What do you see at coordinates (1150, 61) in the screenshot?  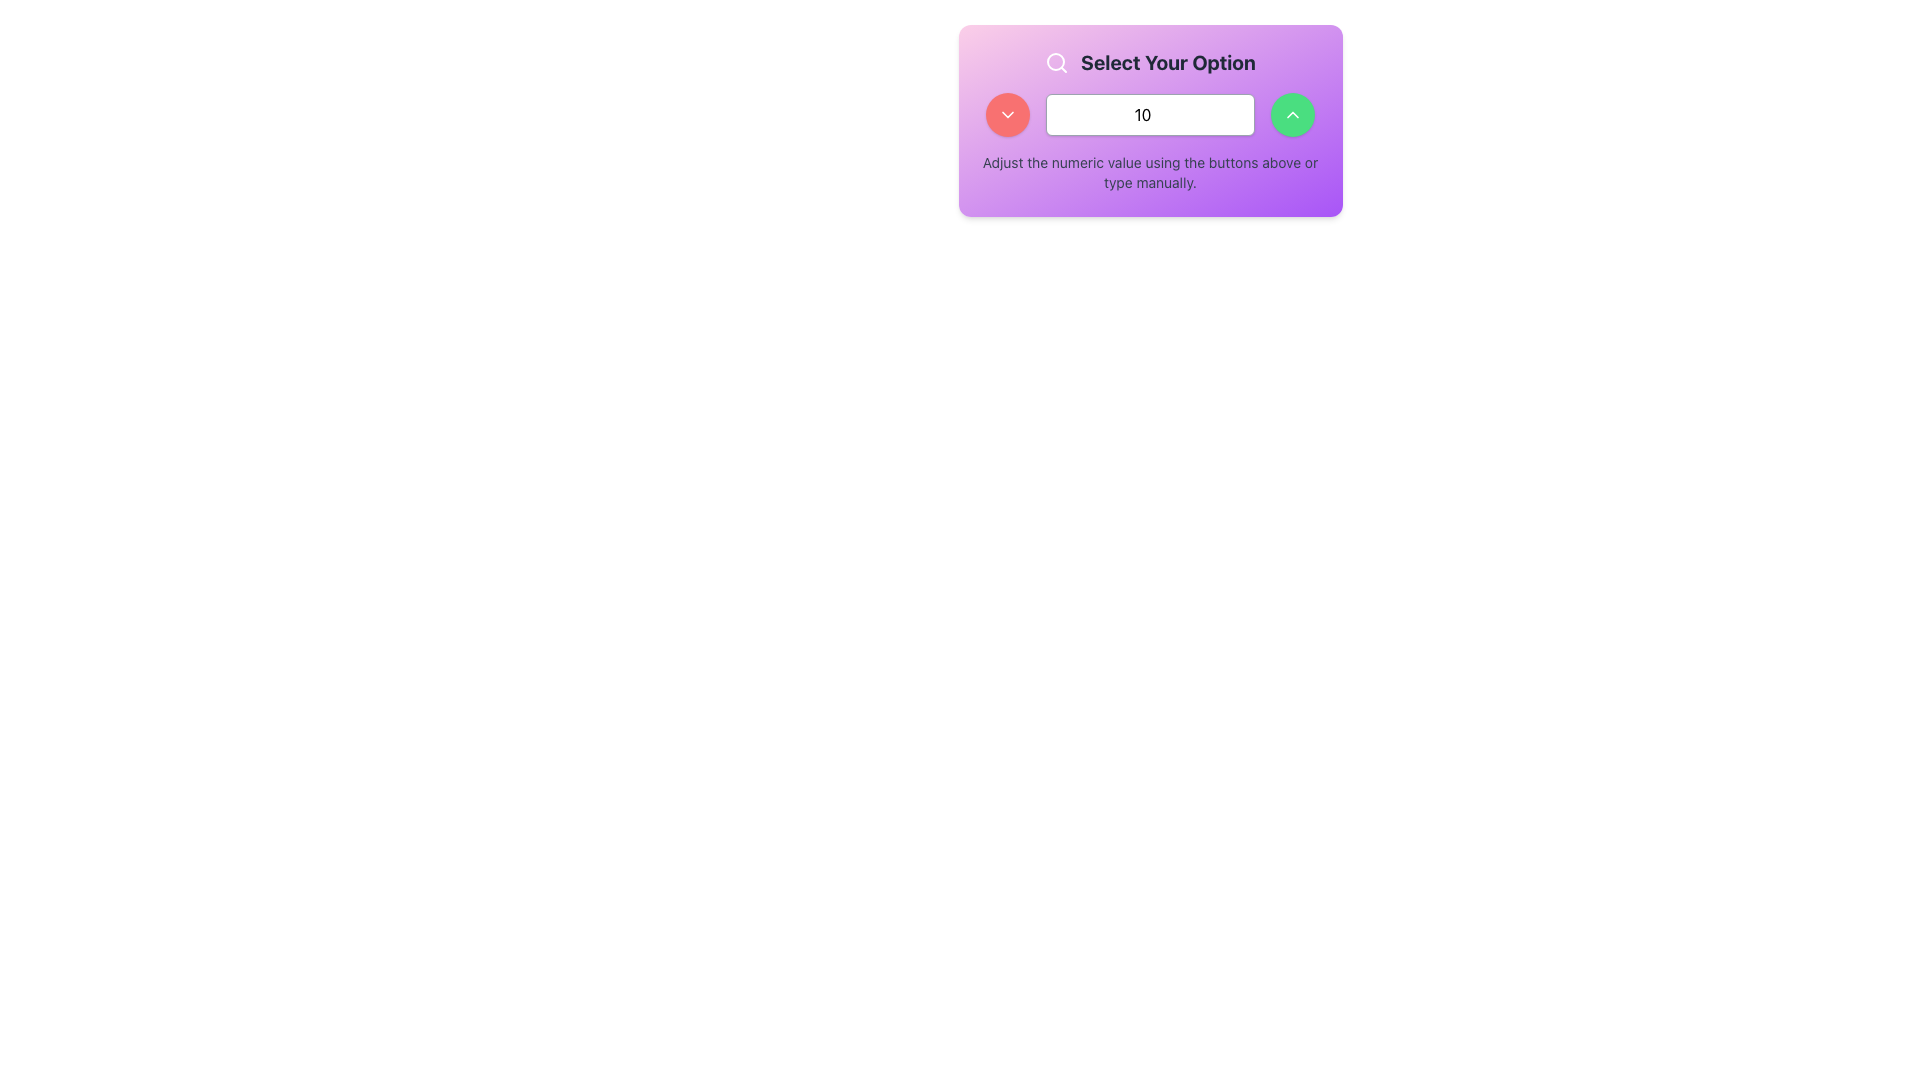 I see `the text label that reads 'Select Your Option', which is a bold header displayed prominently at the top of a card with a colorful gradient background` at bounding box center [1150, 61].